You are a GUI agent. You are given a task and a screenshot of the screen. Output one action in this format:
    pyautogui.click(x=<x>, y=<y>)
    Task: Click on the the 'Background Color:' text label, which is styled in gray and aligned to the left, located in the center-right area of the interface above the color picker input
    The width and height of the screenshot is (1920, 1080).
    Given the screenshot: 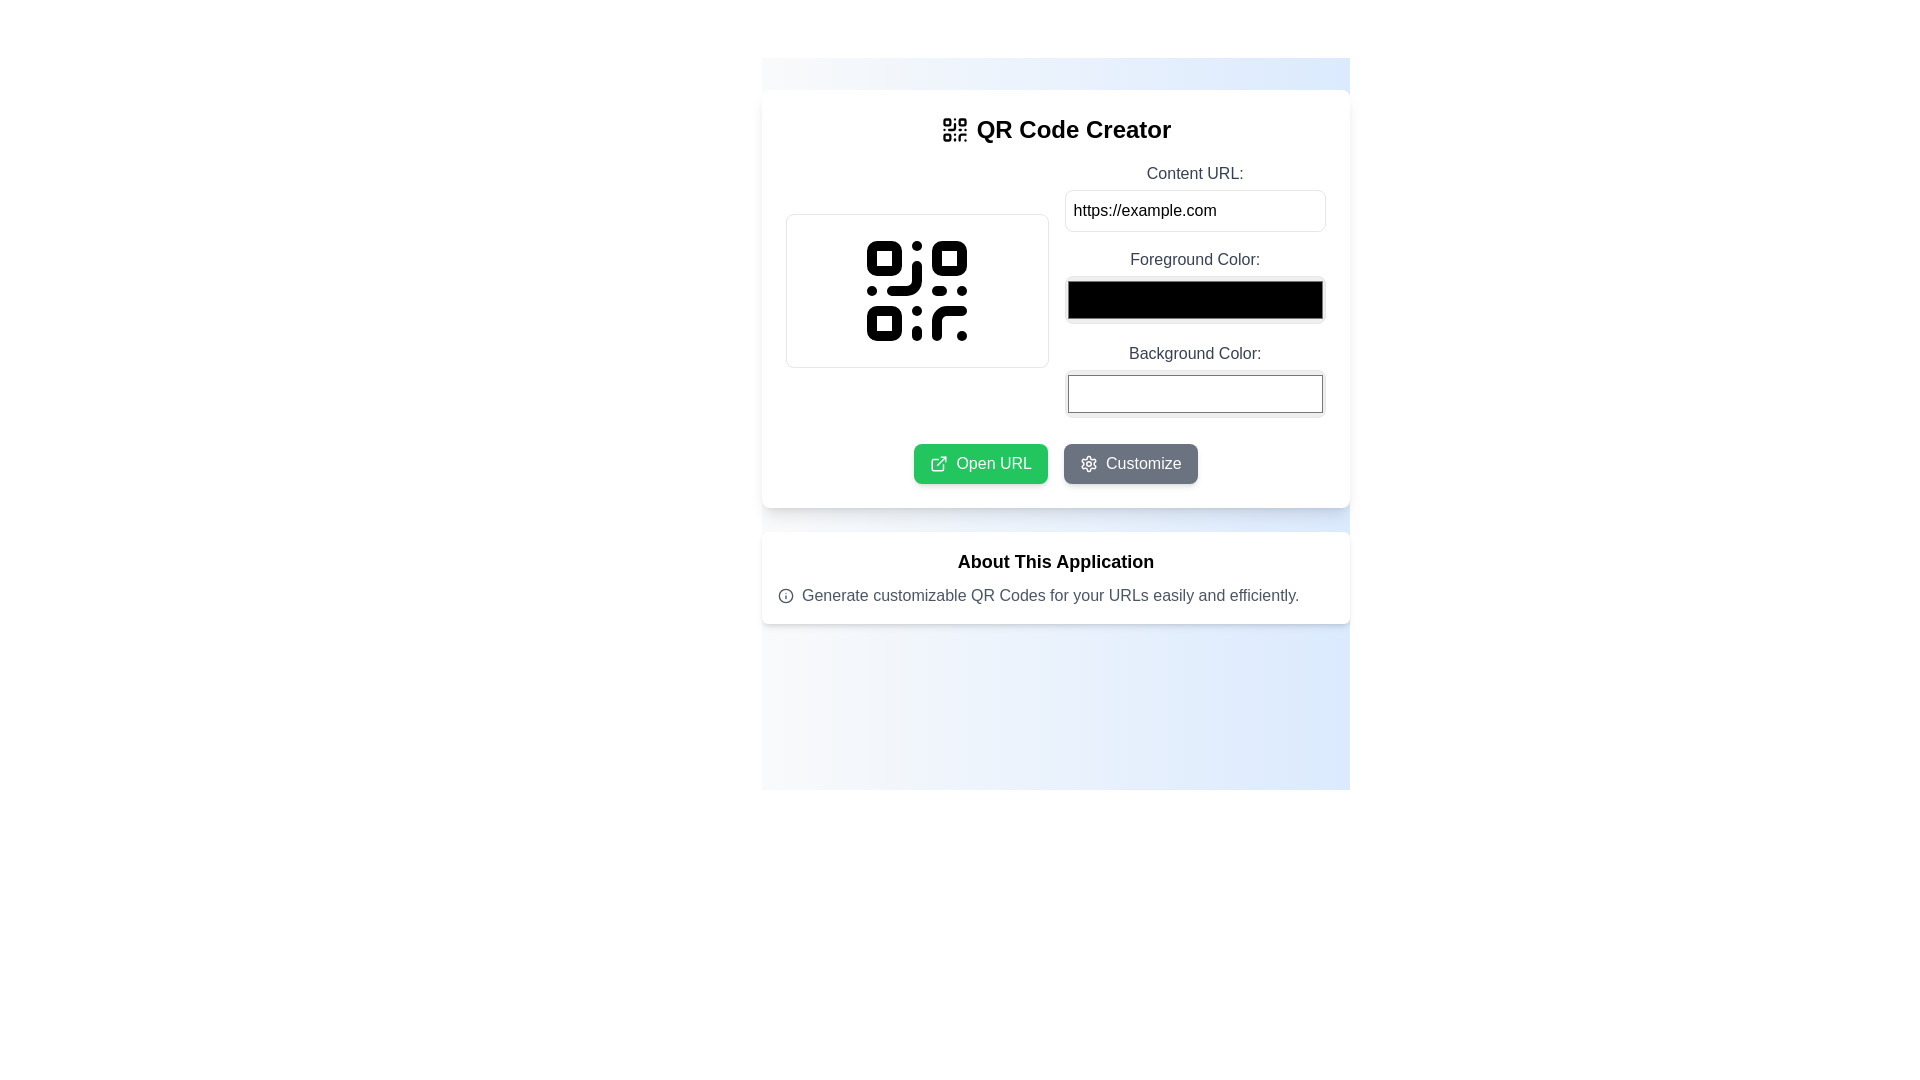 What is the action you would take?
    pyautogui.click(x=1195, y=352)
    